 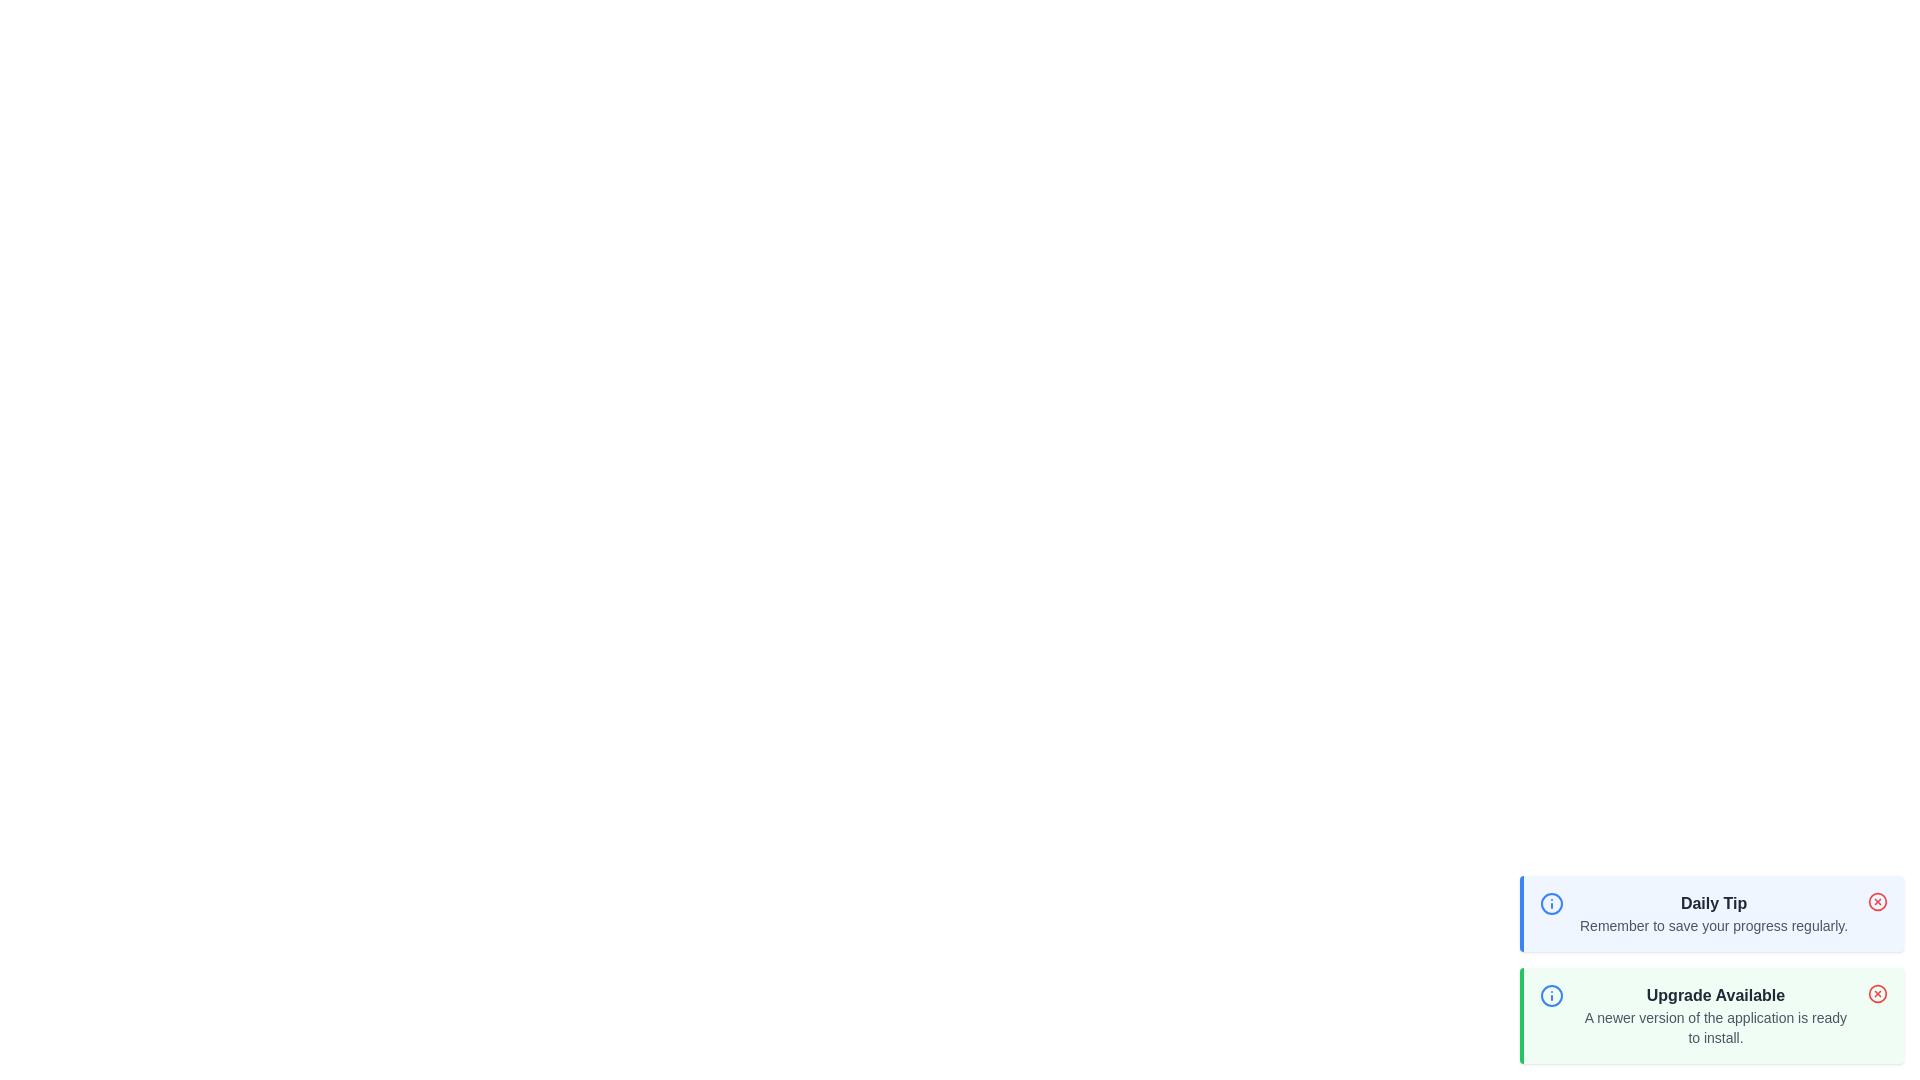 What do you see at coordinates (1876, 994) in the screenshot?
I see `the close button of the notification titled Upgrade Available` at bounding box center [1876, 994].